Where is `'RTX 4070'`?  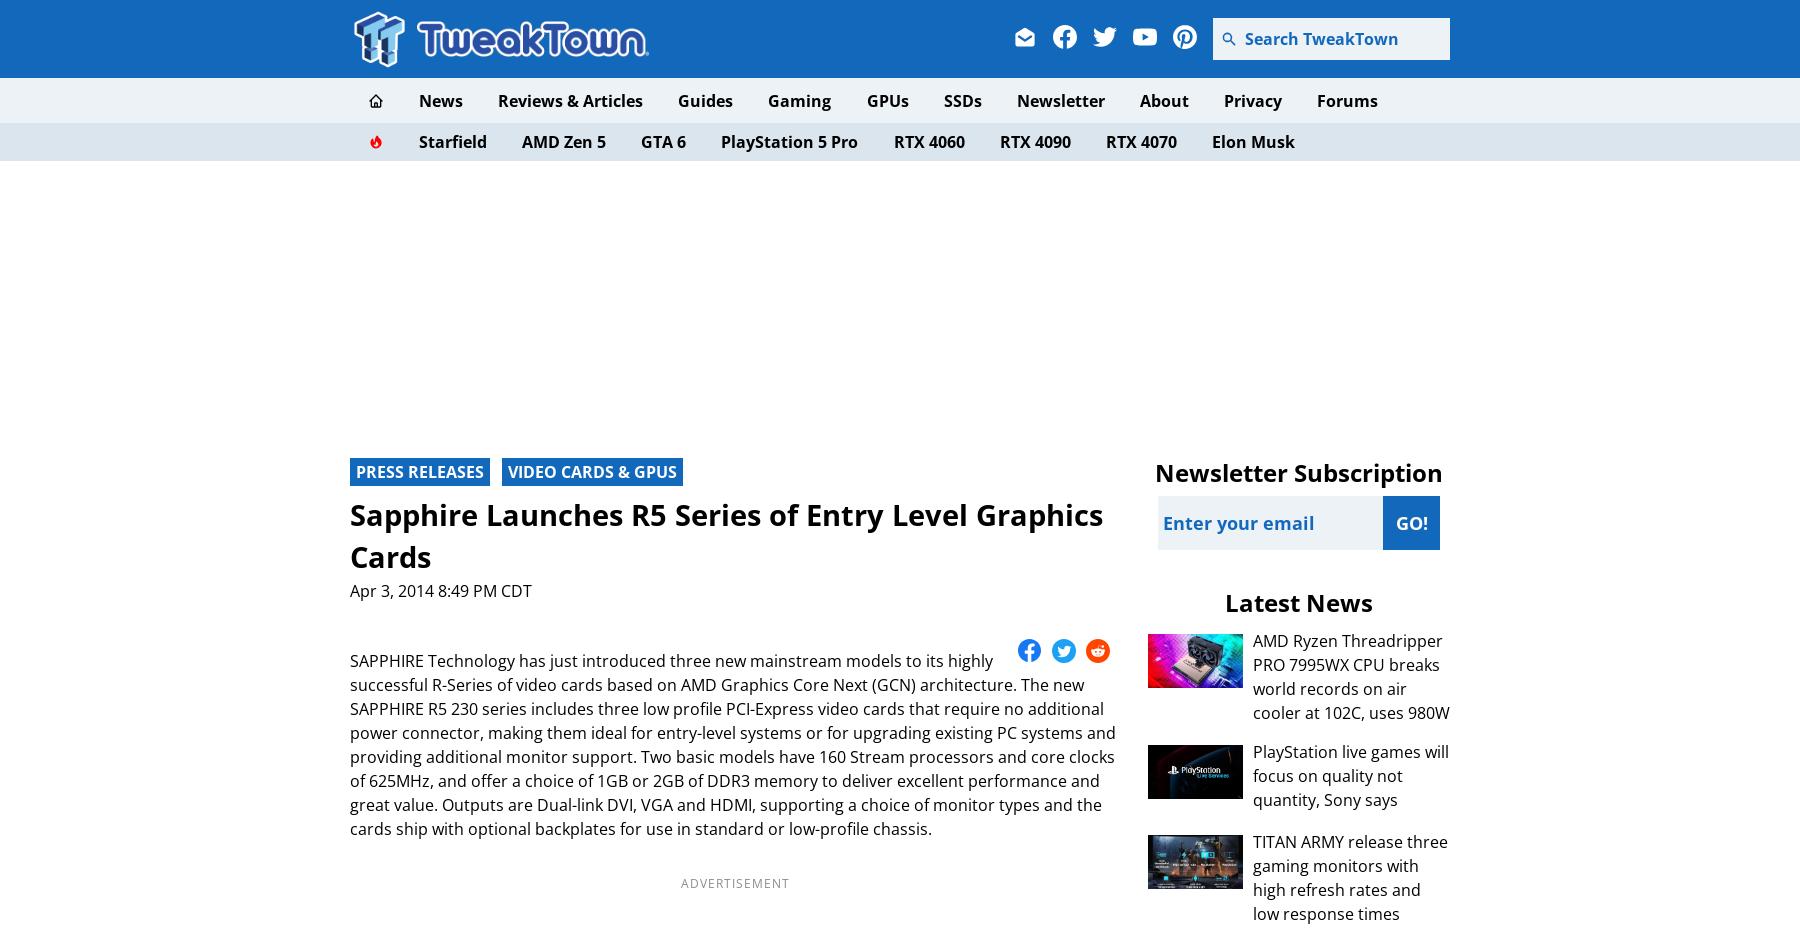
'RTX 4070' is located at coordinates (1105, 141).